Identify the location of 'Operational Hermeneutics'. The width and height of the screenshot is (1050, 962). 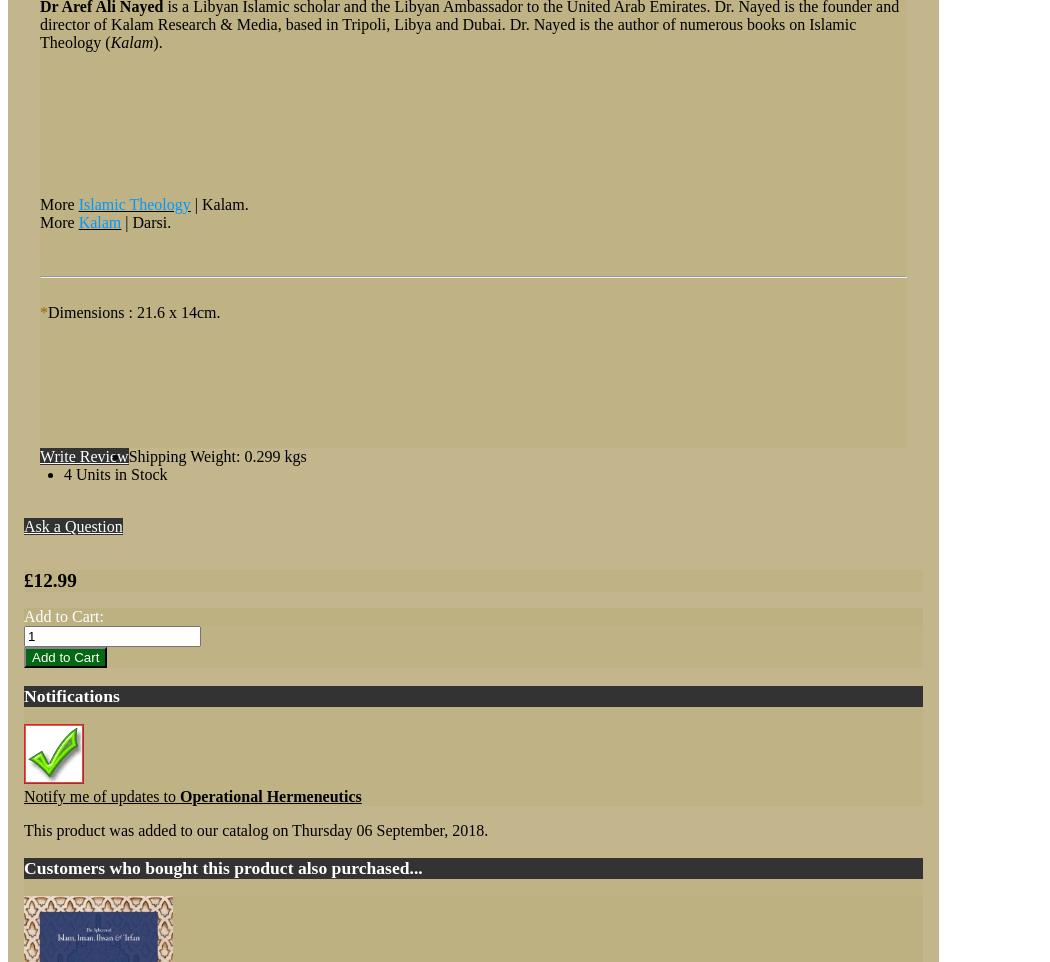
(179, 795).